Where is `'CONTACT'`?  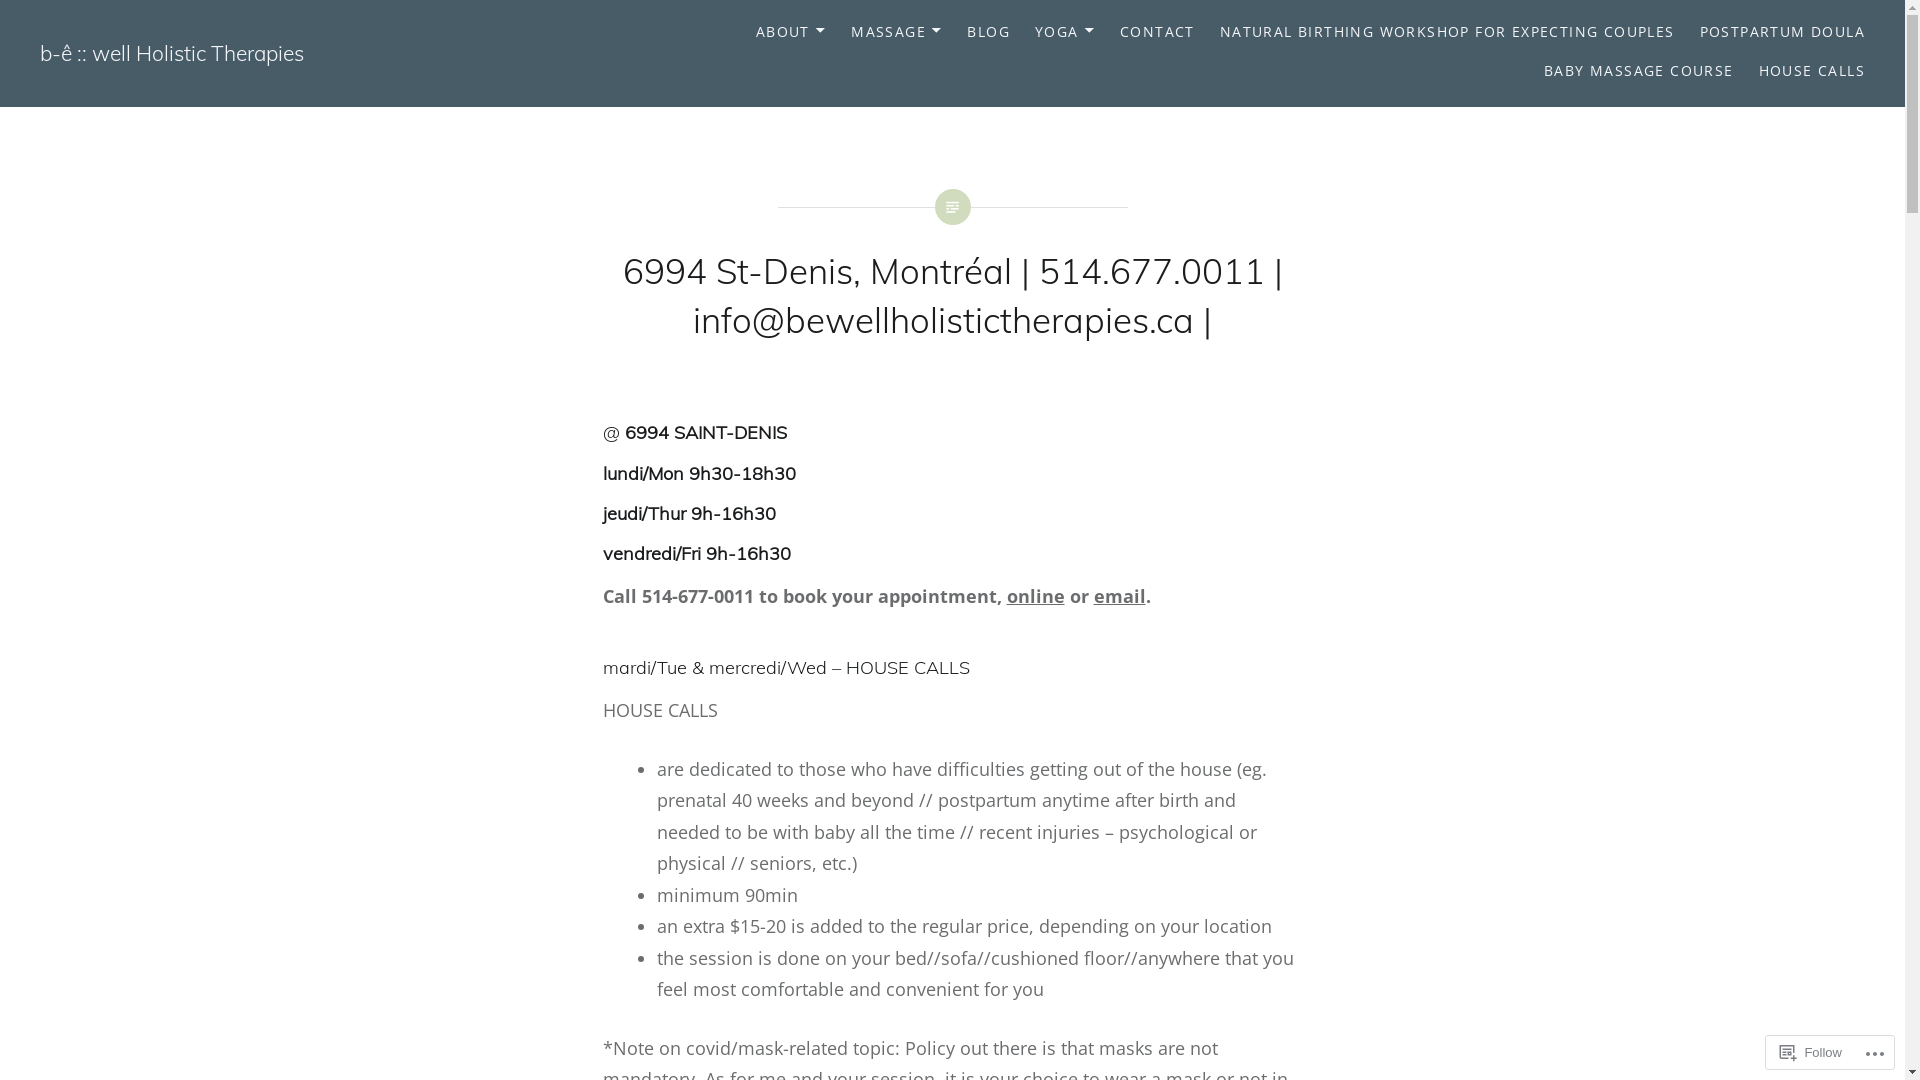 'CONTACT' is located at coordinates (1118, 32).